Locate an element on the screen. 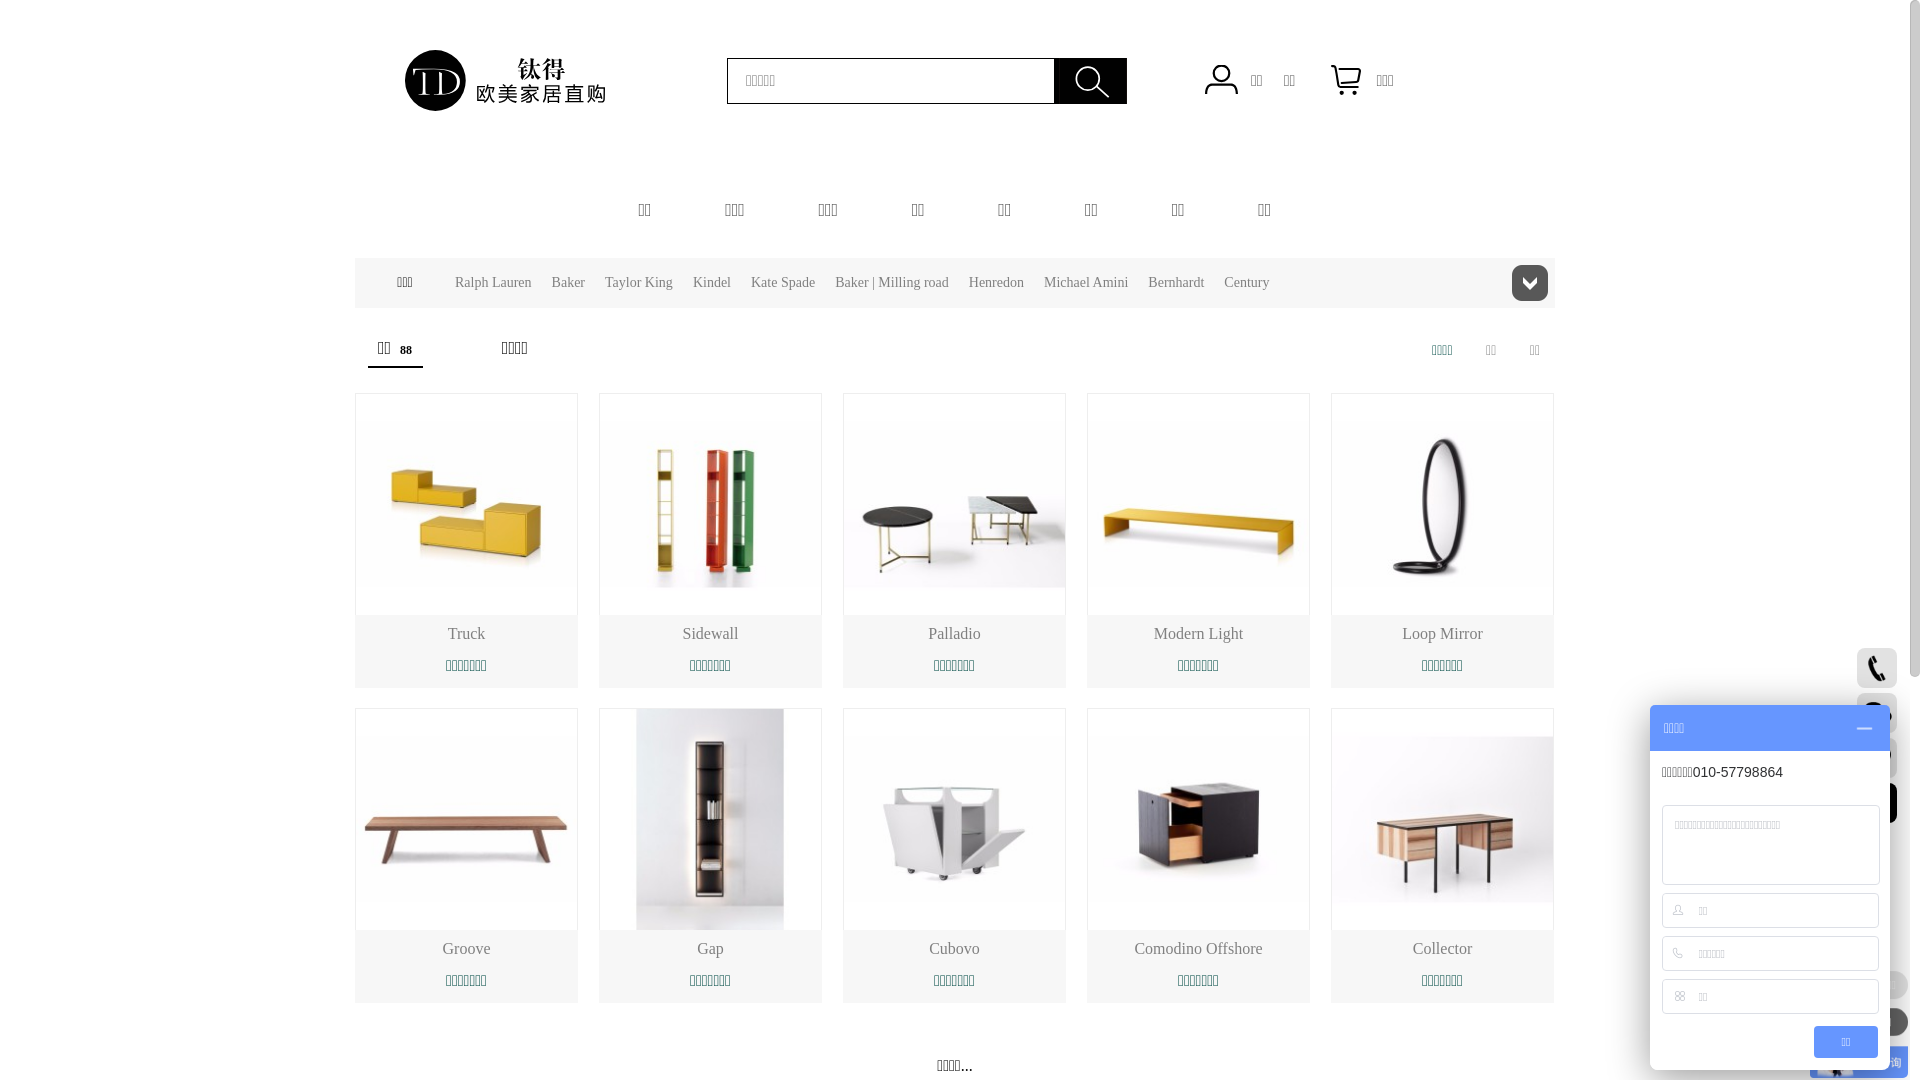 This screenshot has width=1920, height=1080. 'Century' is located at coordinates (1245, 282).